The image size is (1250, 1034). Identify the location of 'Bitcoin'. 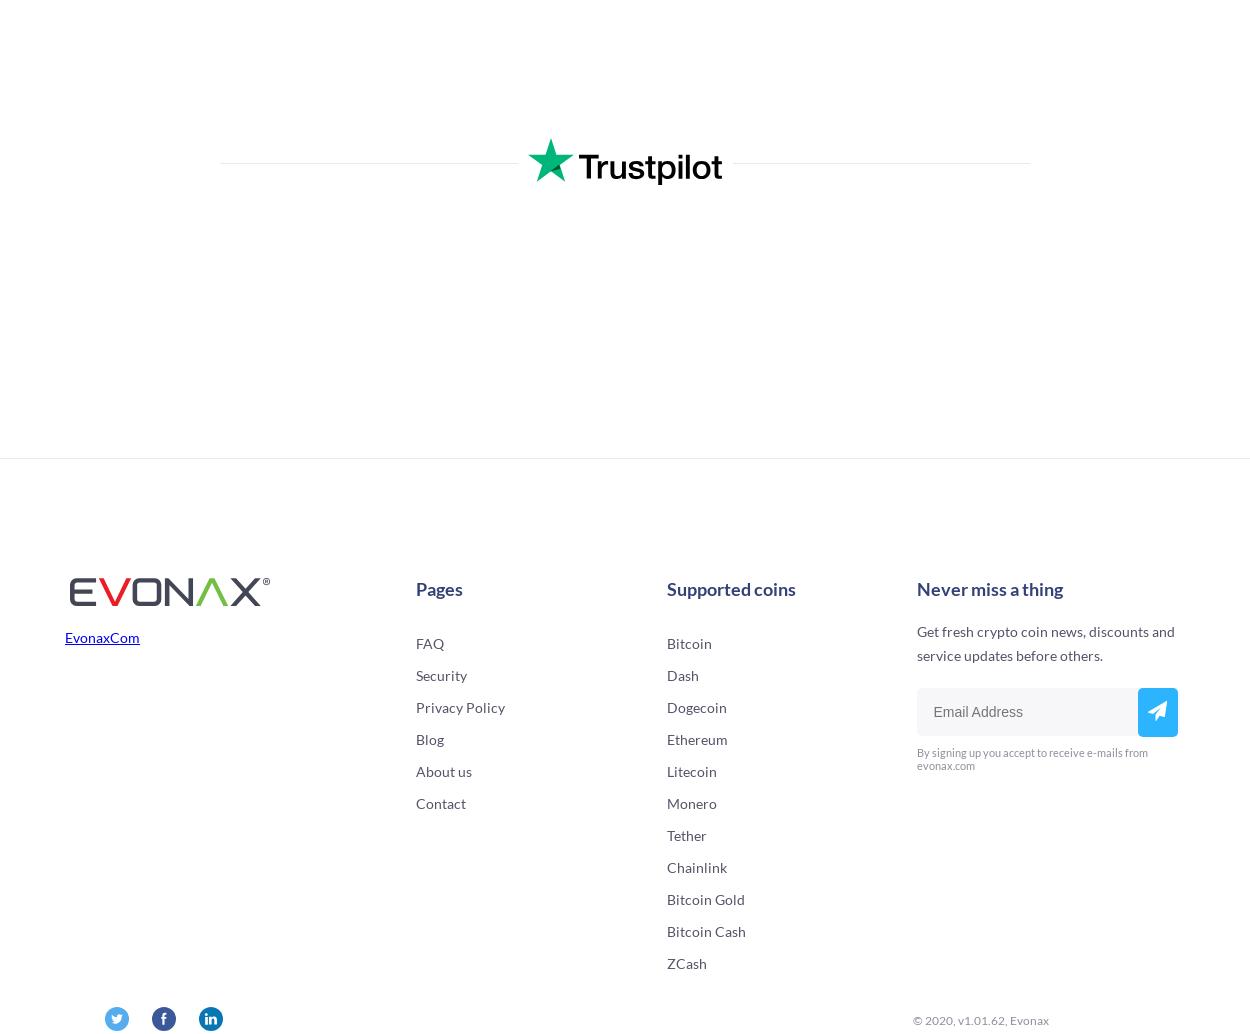
(688, 643).